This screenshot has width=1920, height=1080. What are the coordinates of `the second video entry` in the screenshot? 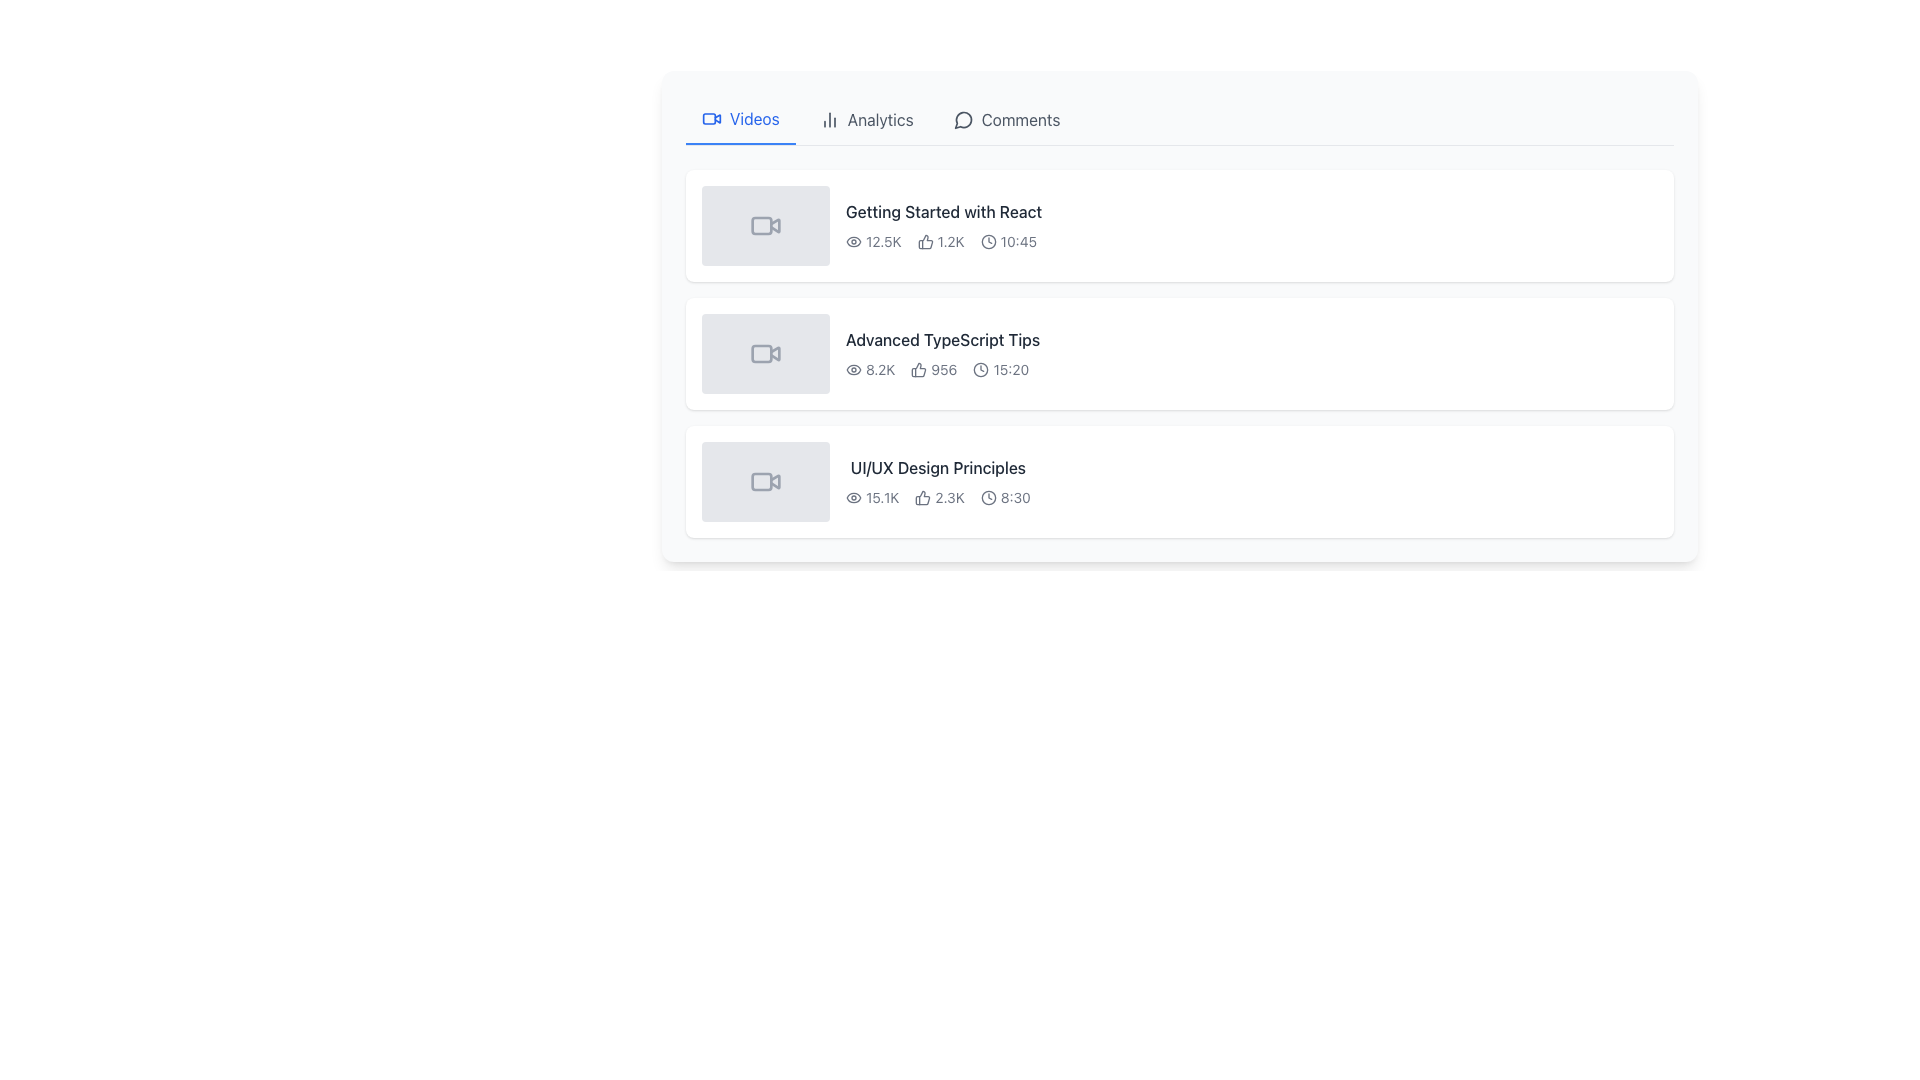 It's located at (871, 353).